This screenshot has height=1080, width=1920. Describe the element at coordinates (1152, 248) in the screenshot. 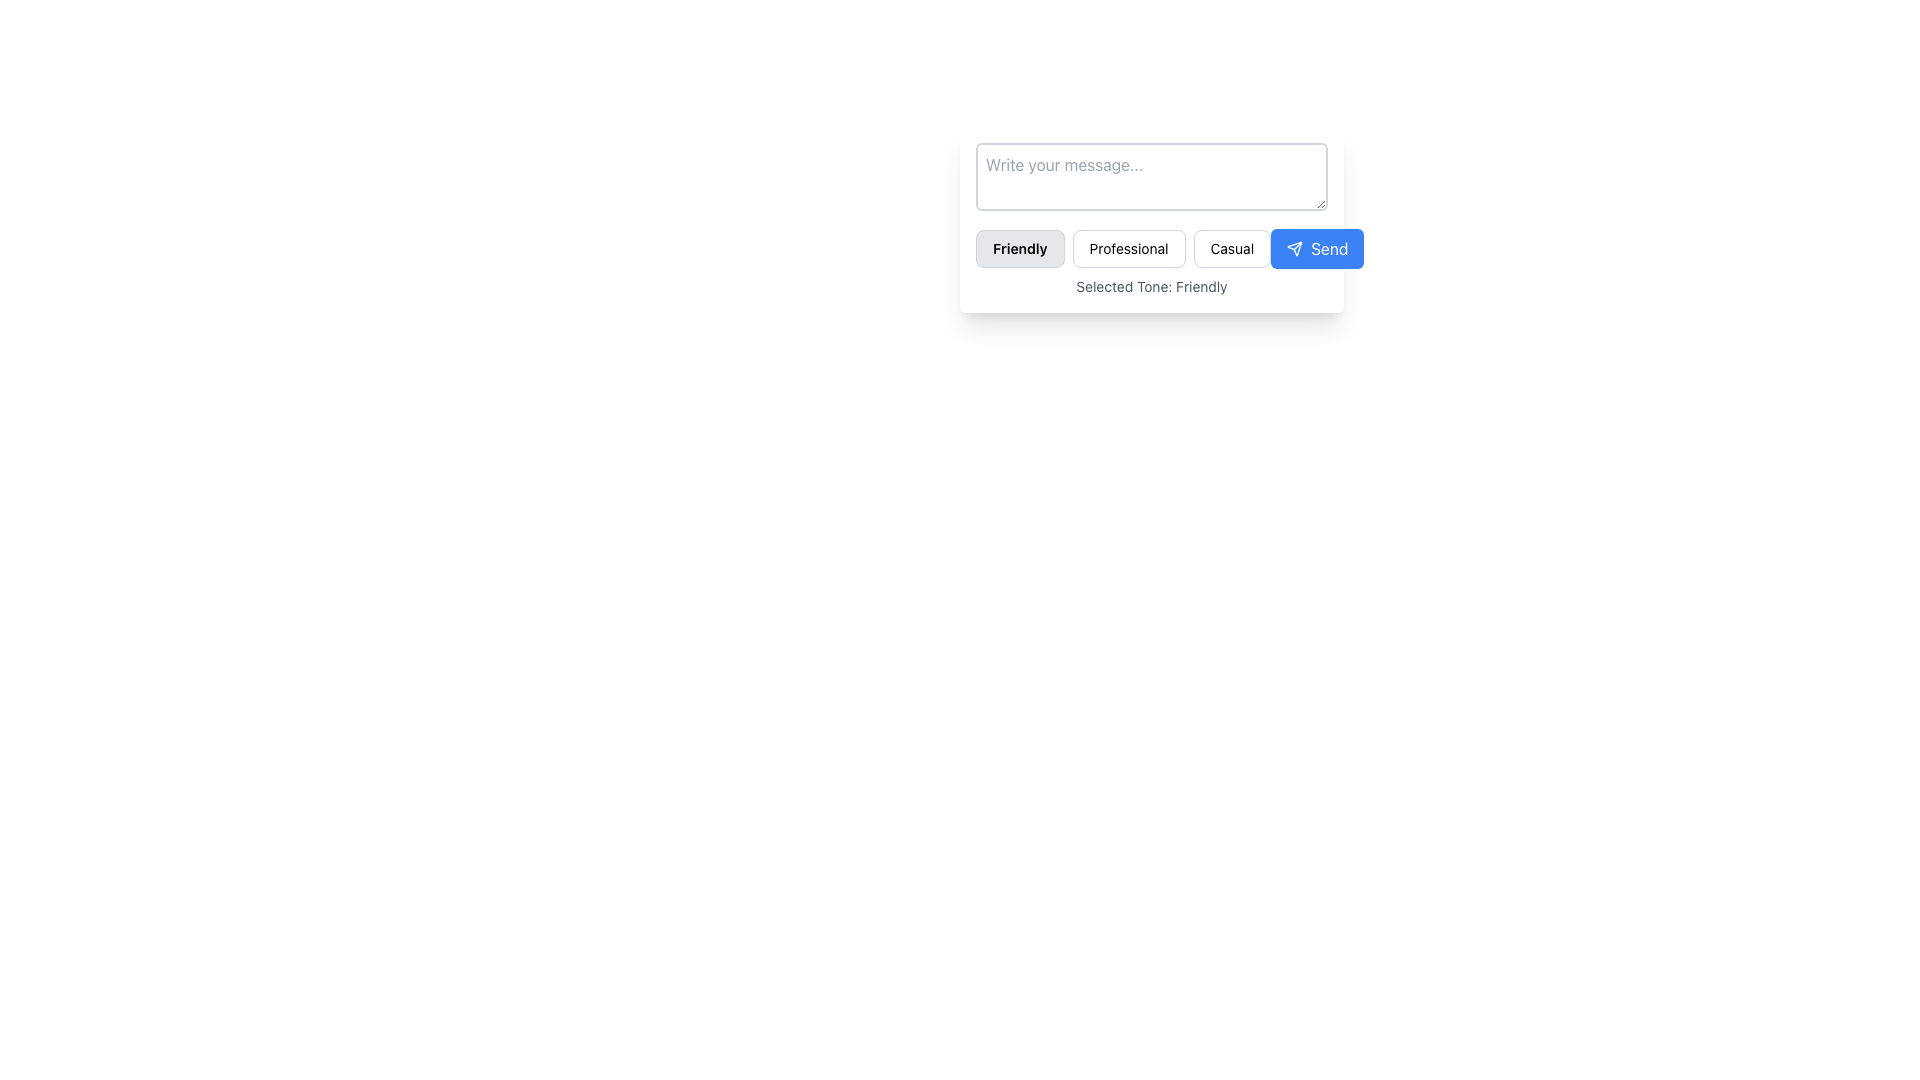

I see `the 'Professional' tone selection button located in the middle of the tone options row, directly below the 'Write your message...' text box` at that location.